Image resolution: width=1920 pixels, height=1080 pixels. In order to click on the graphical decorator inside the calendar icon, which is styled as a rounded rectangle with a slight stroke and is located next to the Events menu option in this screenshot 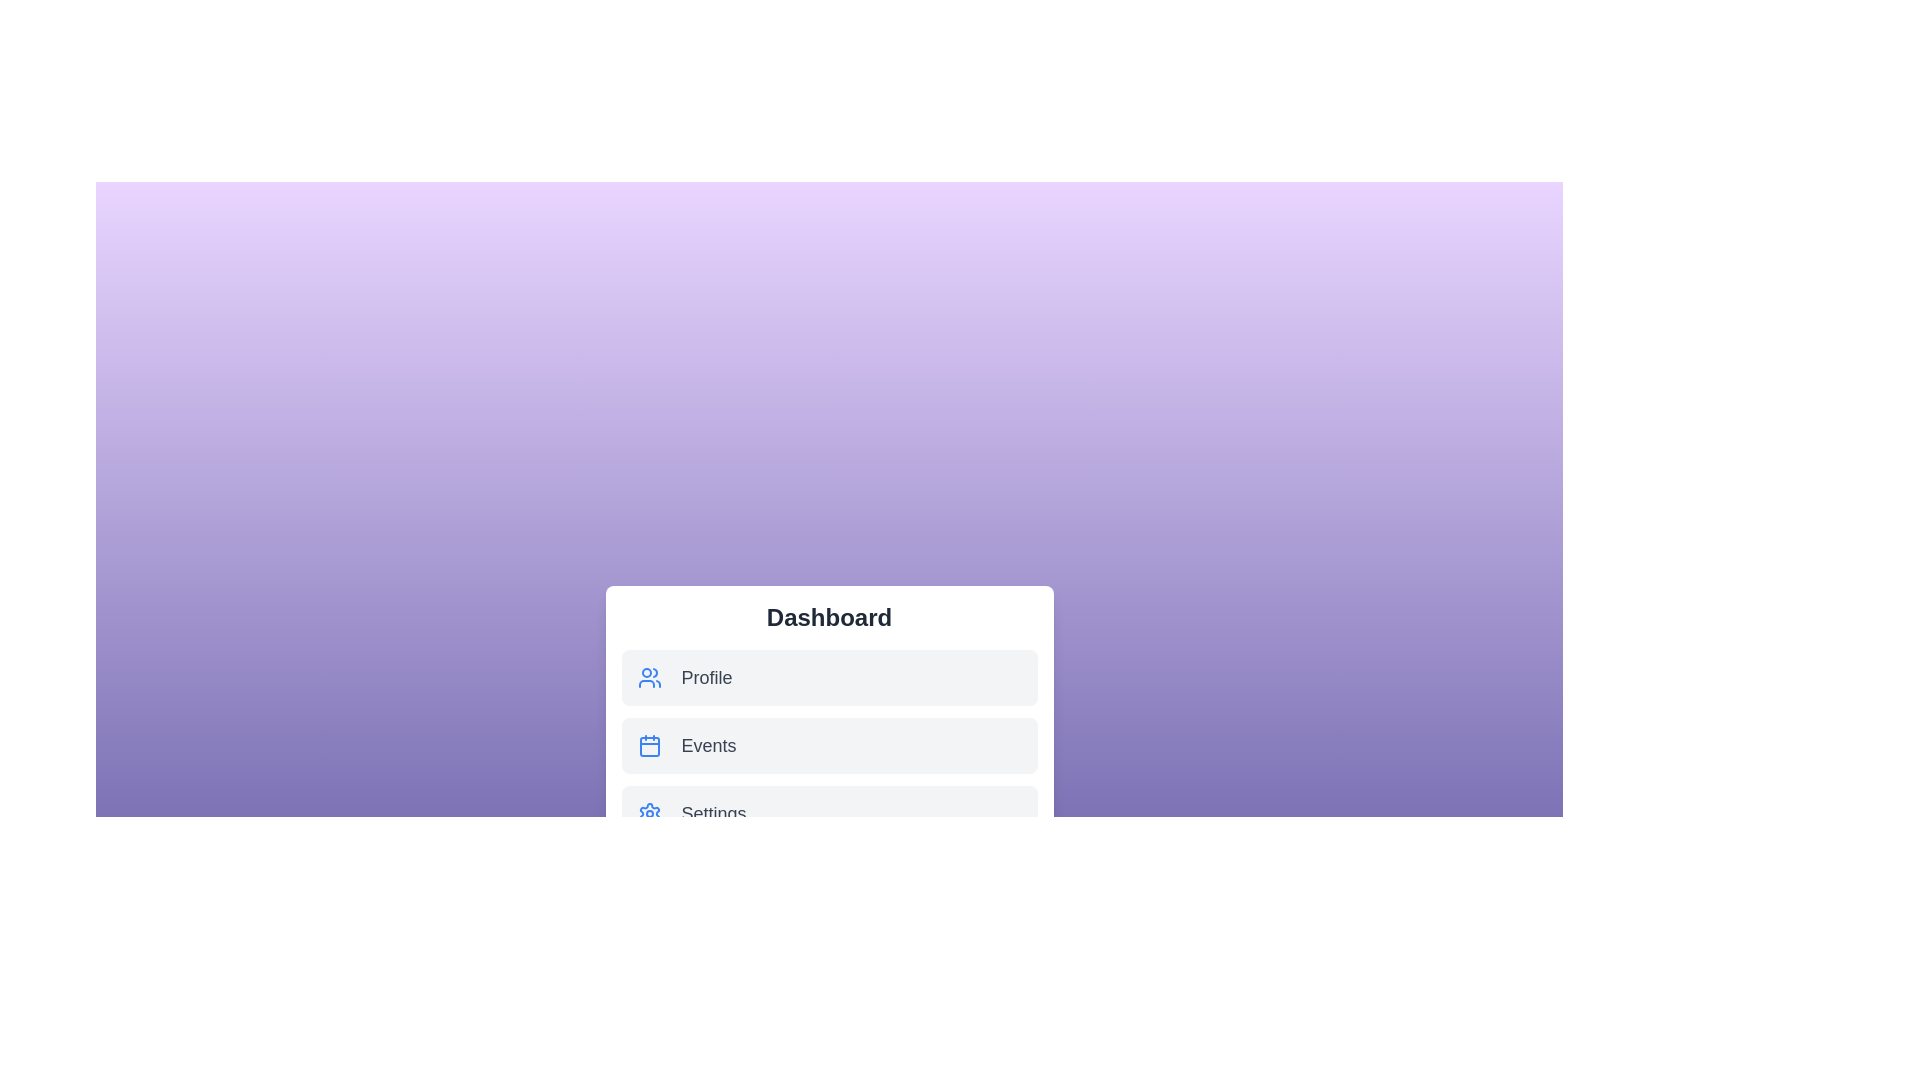, I will do `click(649, 747)`.